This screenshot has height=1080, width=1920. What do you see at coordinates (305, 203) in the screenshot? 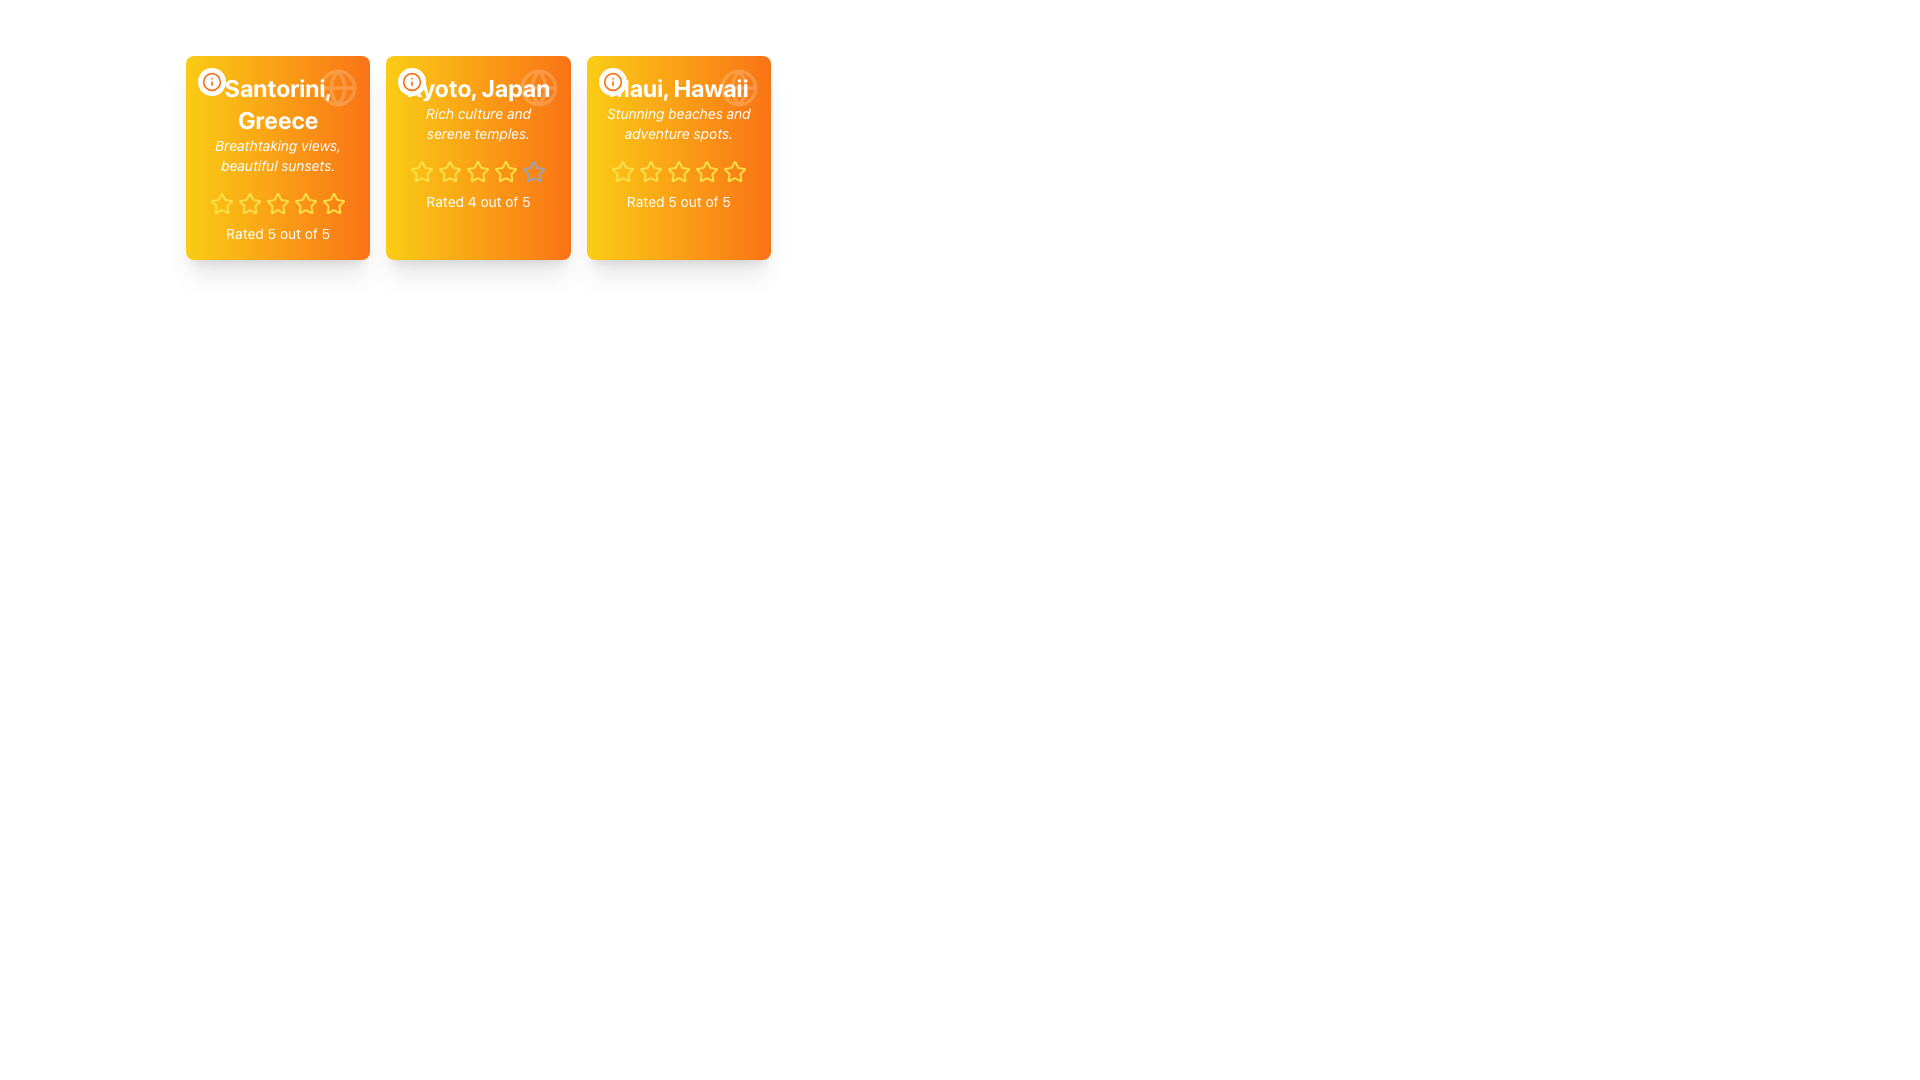
I see `the fourth star in the five-star rating system located at the bottom part of the 'Santorini, Greece' card` at bounding box center [305, 203].